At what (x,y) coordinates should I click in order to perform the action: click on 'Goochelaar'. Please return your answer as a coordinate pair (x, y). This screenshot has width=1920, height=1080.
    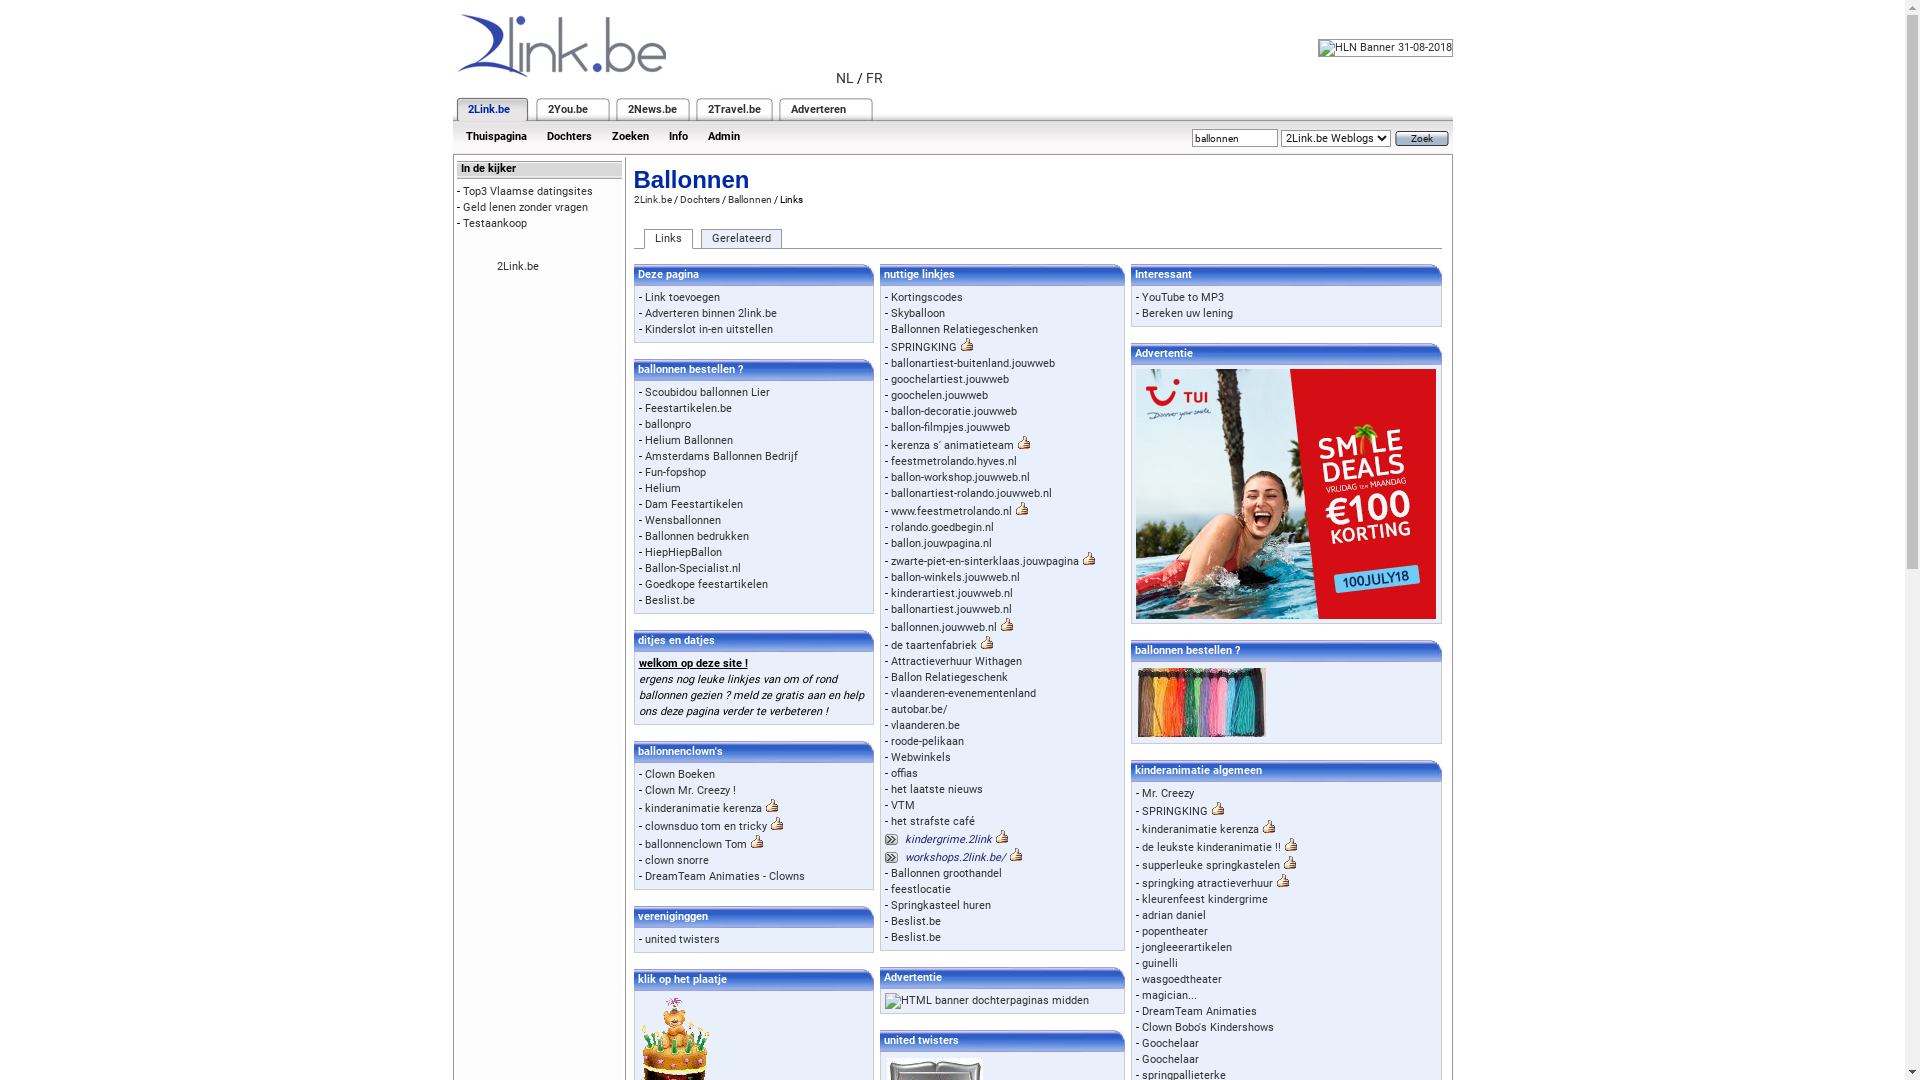
    Looking at the image, I should click on (1170, 1042).